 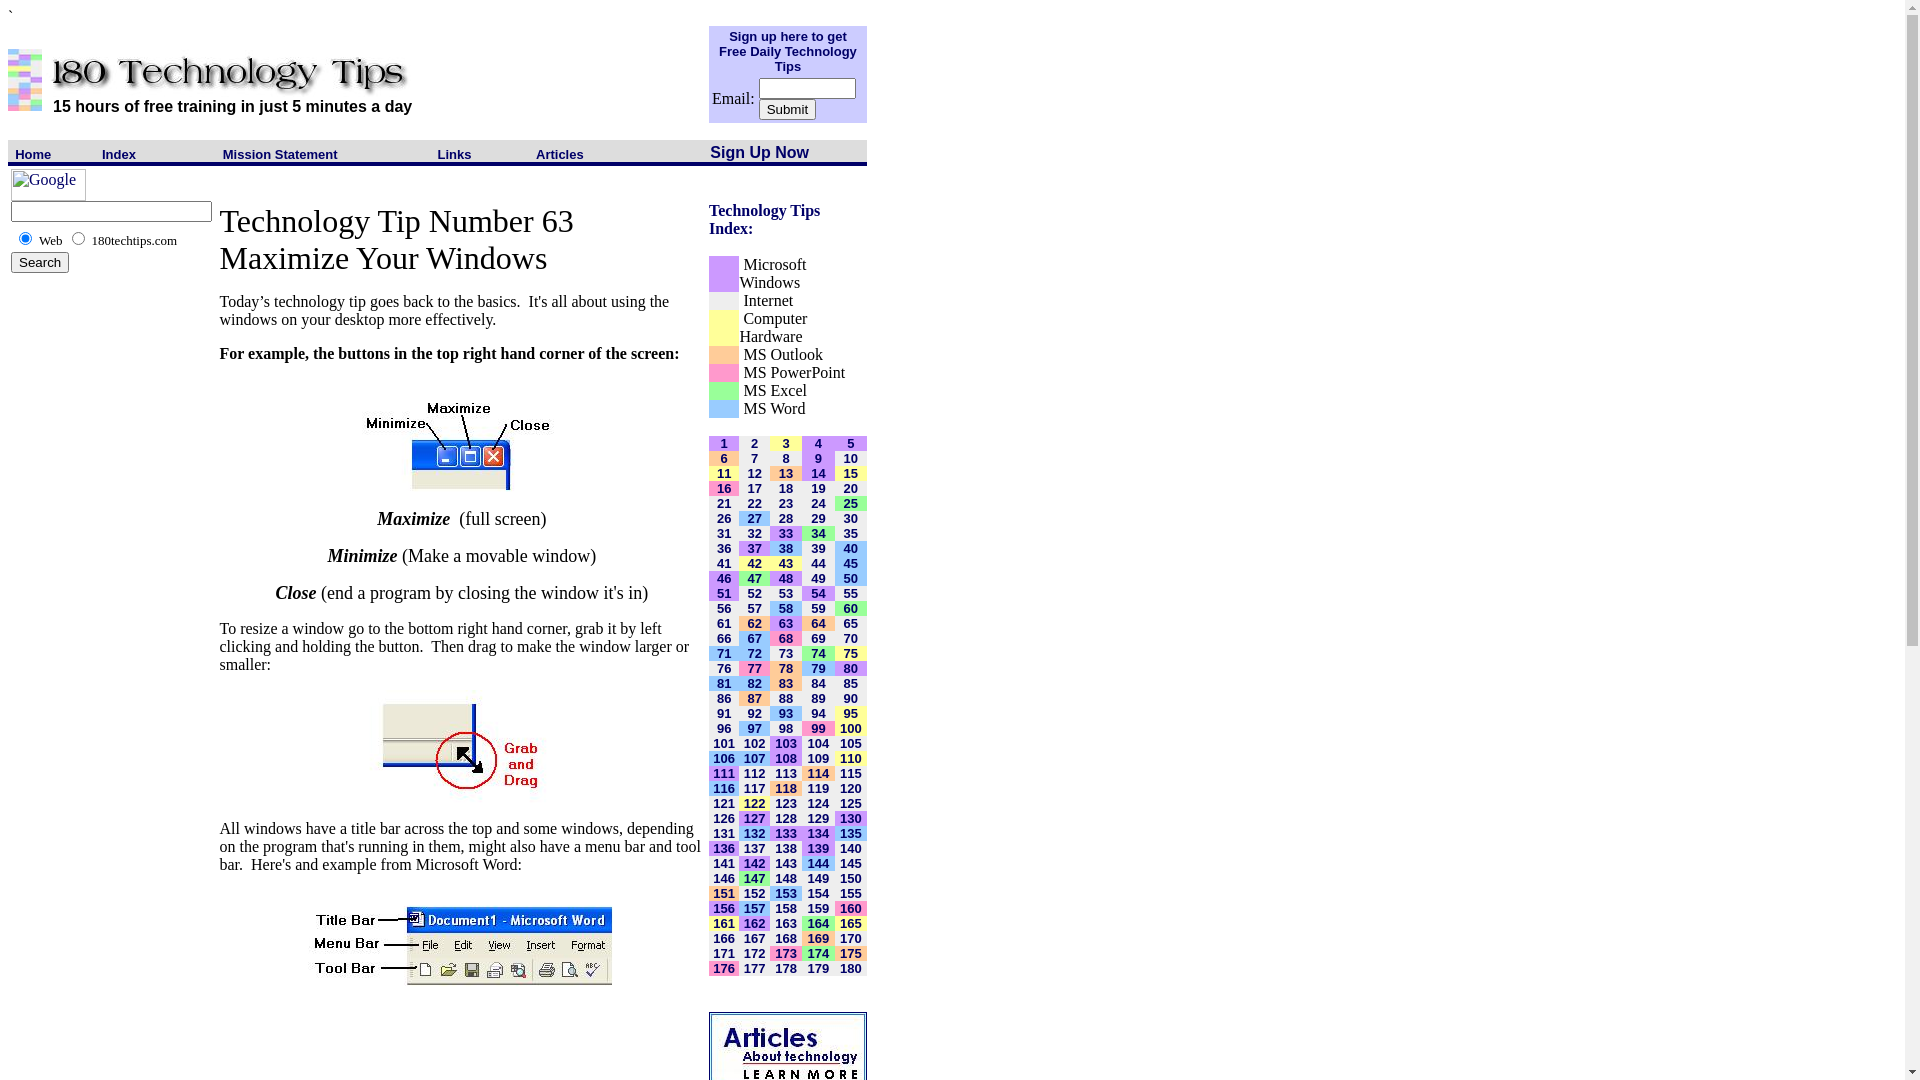 I want to click on '132', so click(x=753, y=832).